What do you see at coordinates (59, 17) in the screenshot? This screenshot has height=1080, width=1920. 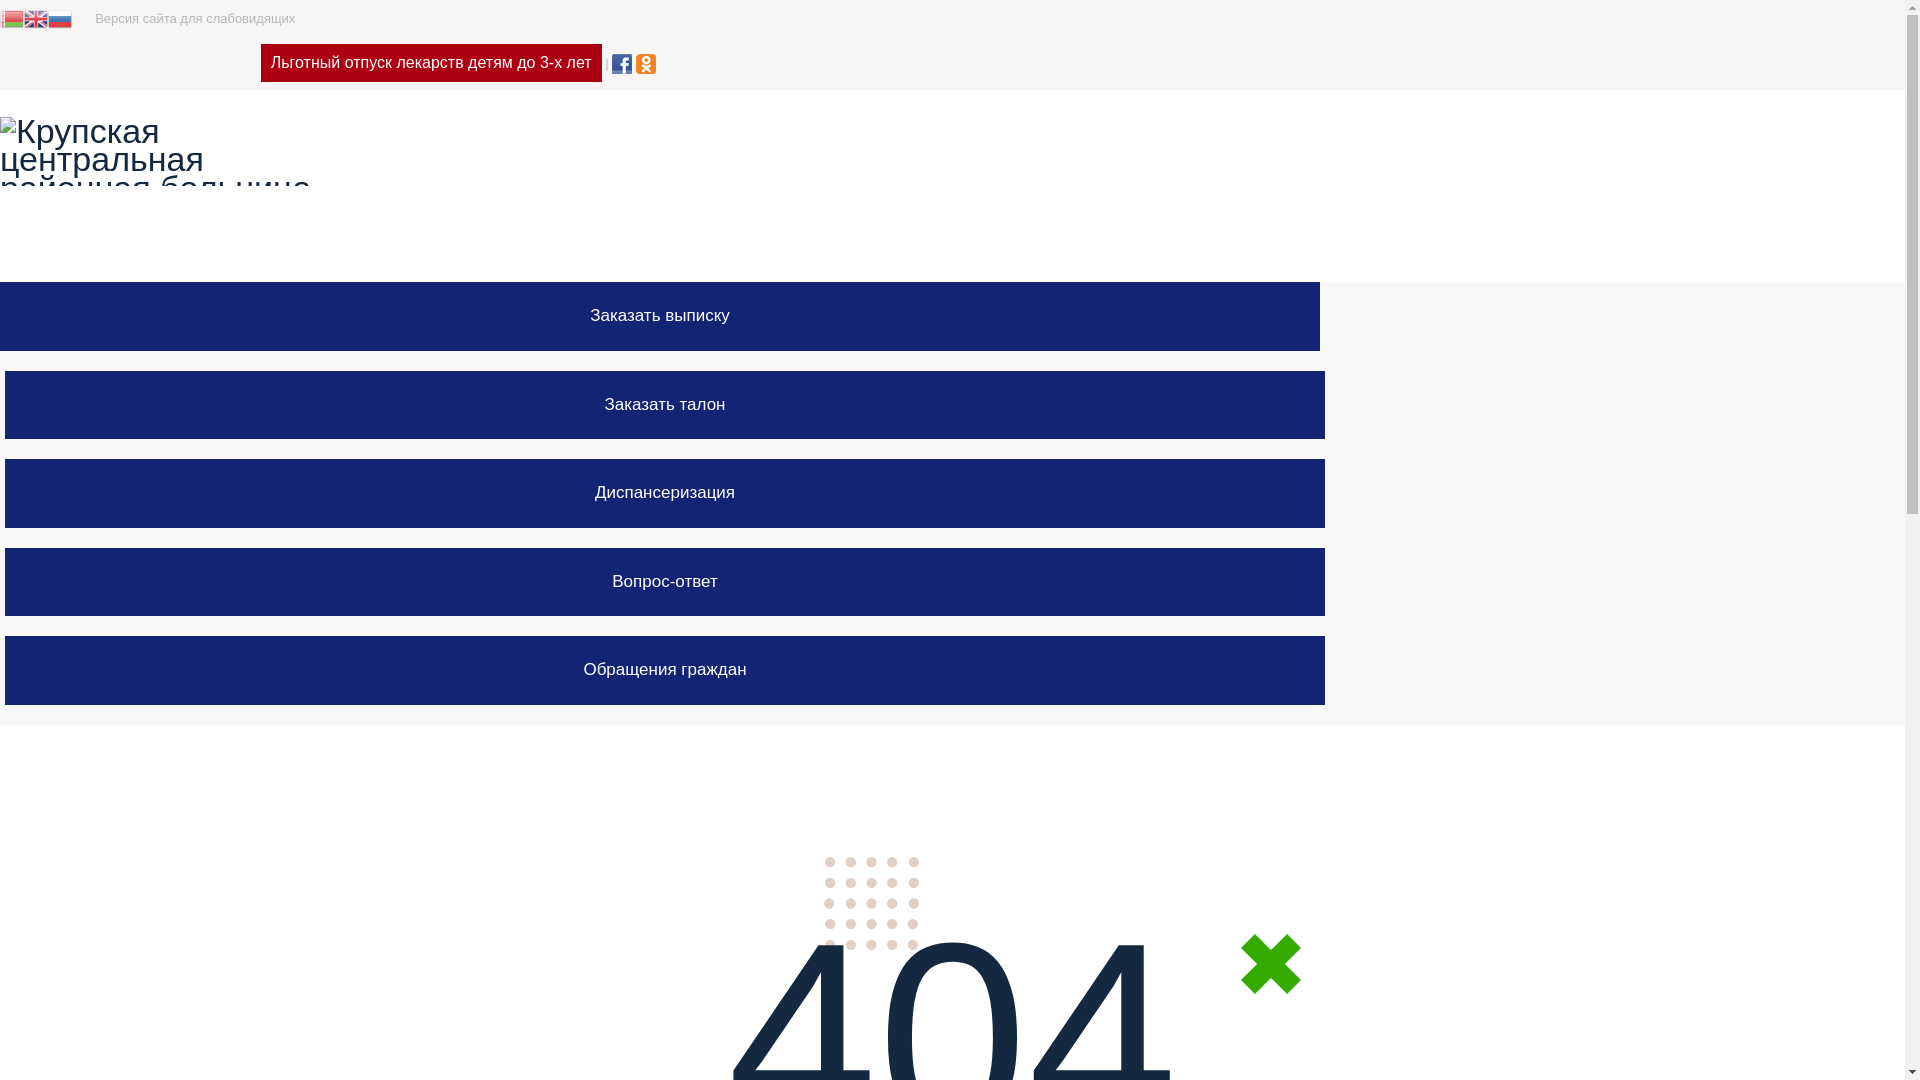 I see `'Russian'` at bounding box center [59, 17].